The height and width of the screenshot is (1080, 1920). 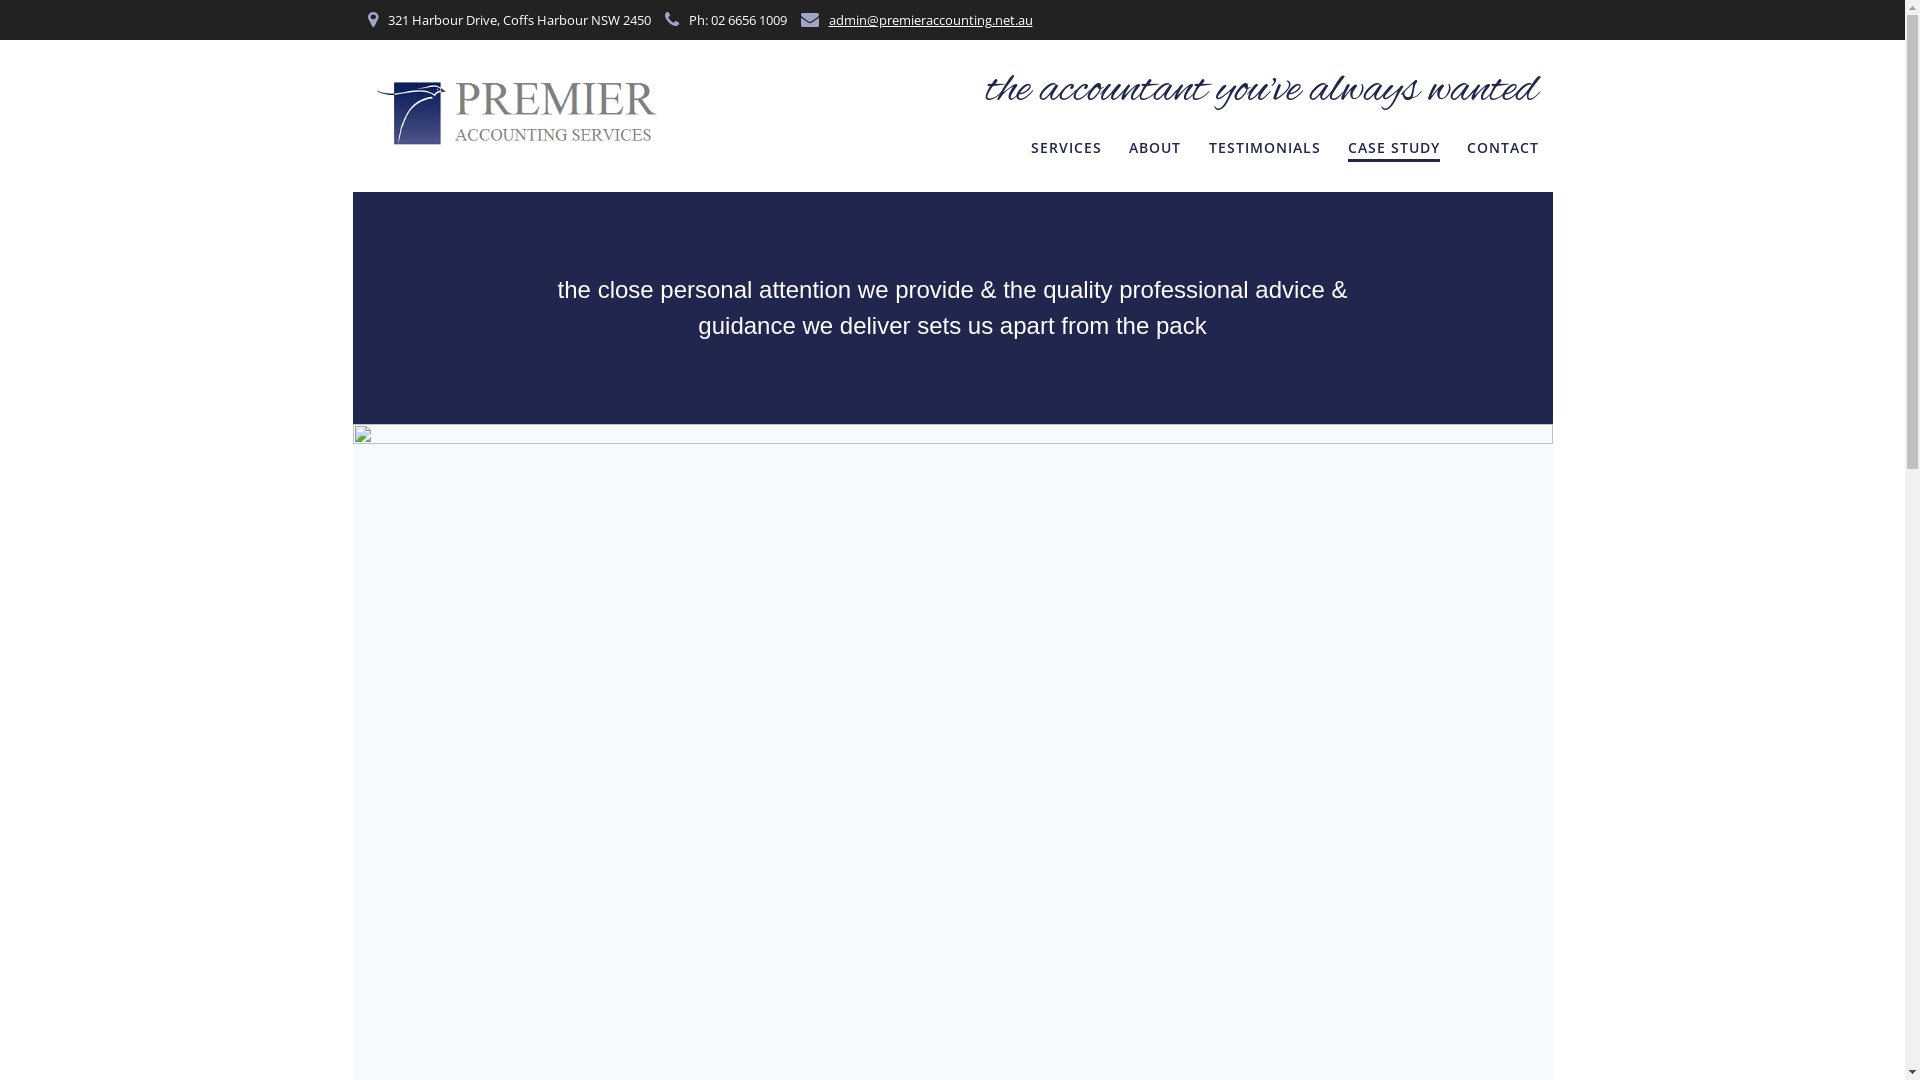 What do you see at coordinates (1264, 148) in the screenshot?
I see `'TESTIMONIALS'` at bounding box center [1264, 148].